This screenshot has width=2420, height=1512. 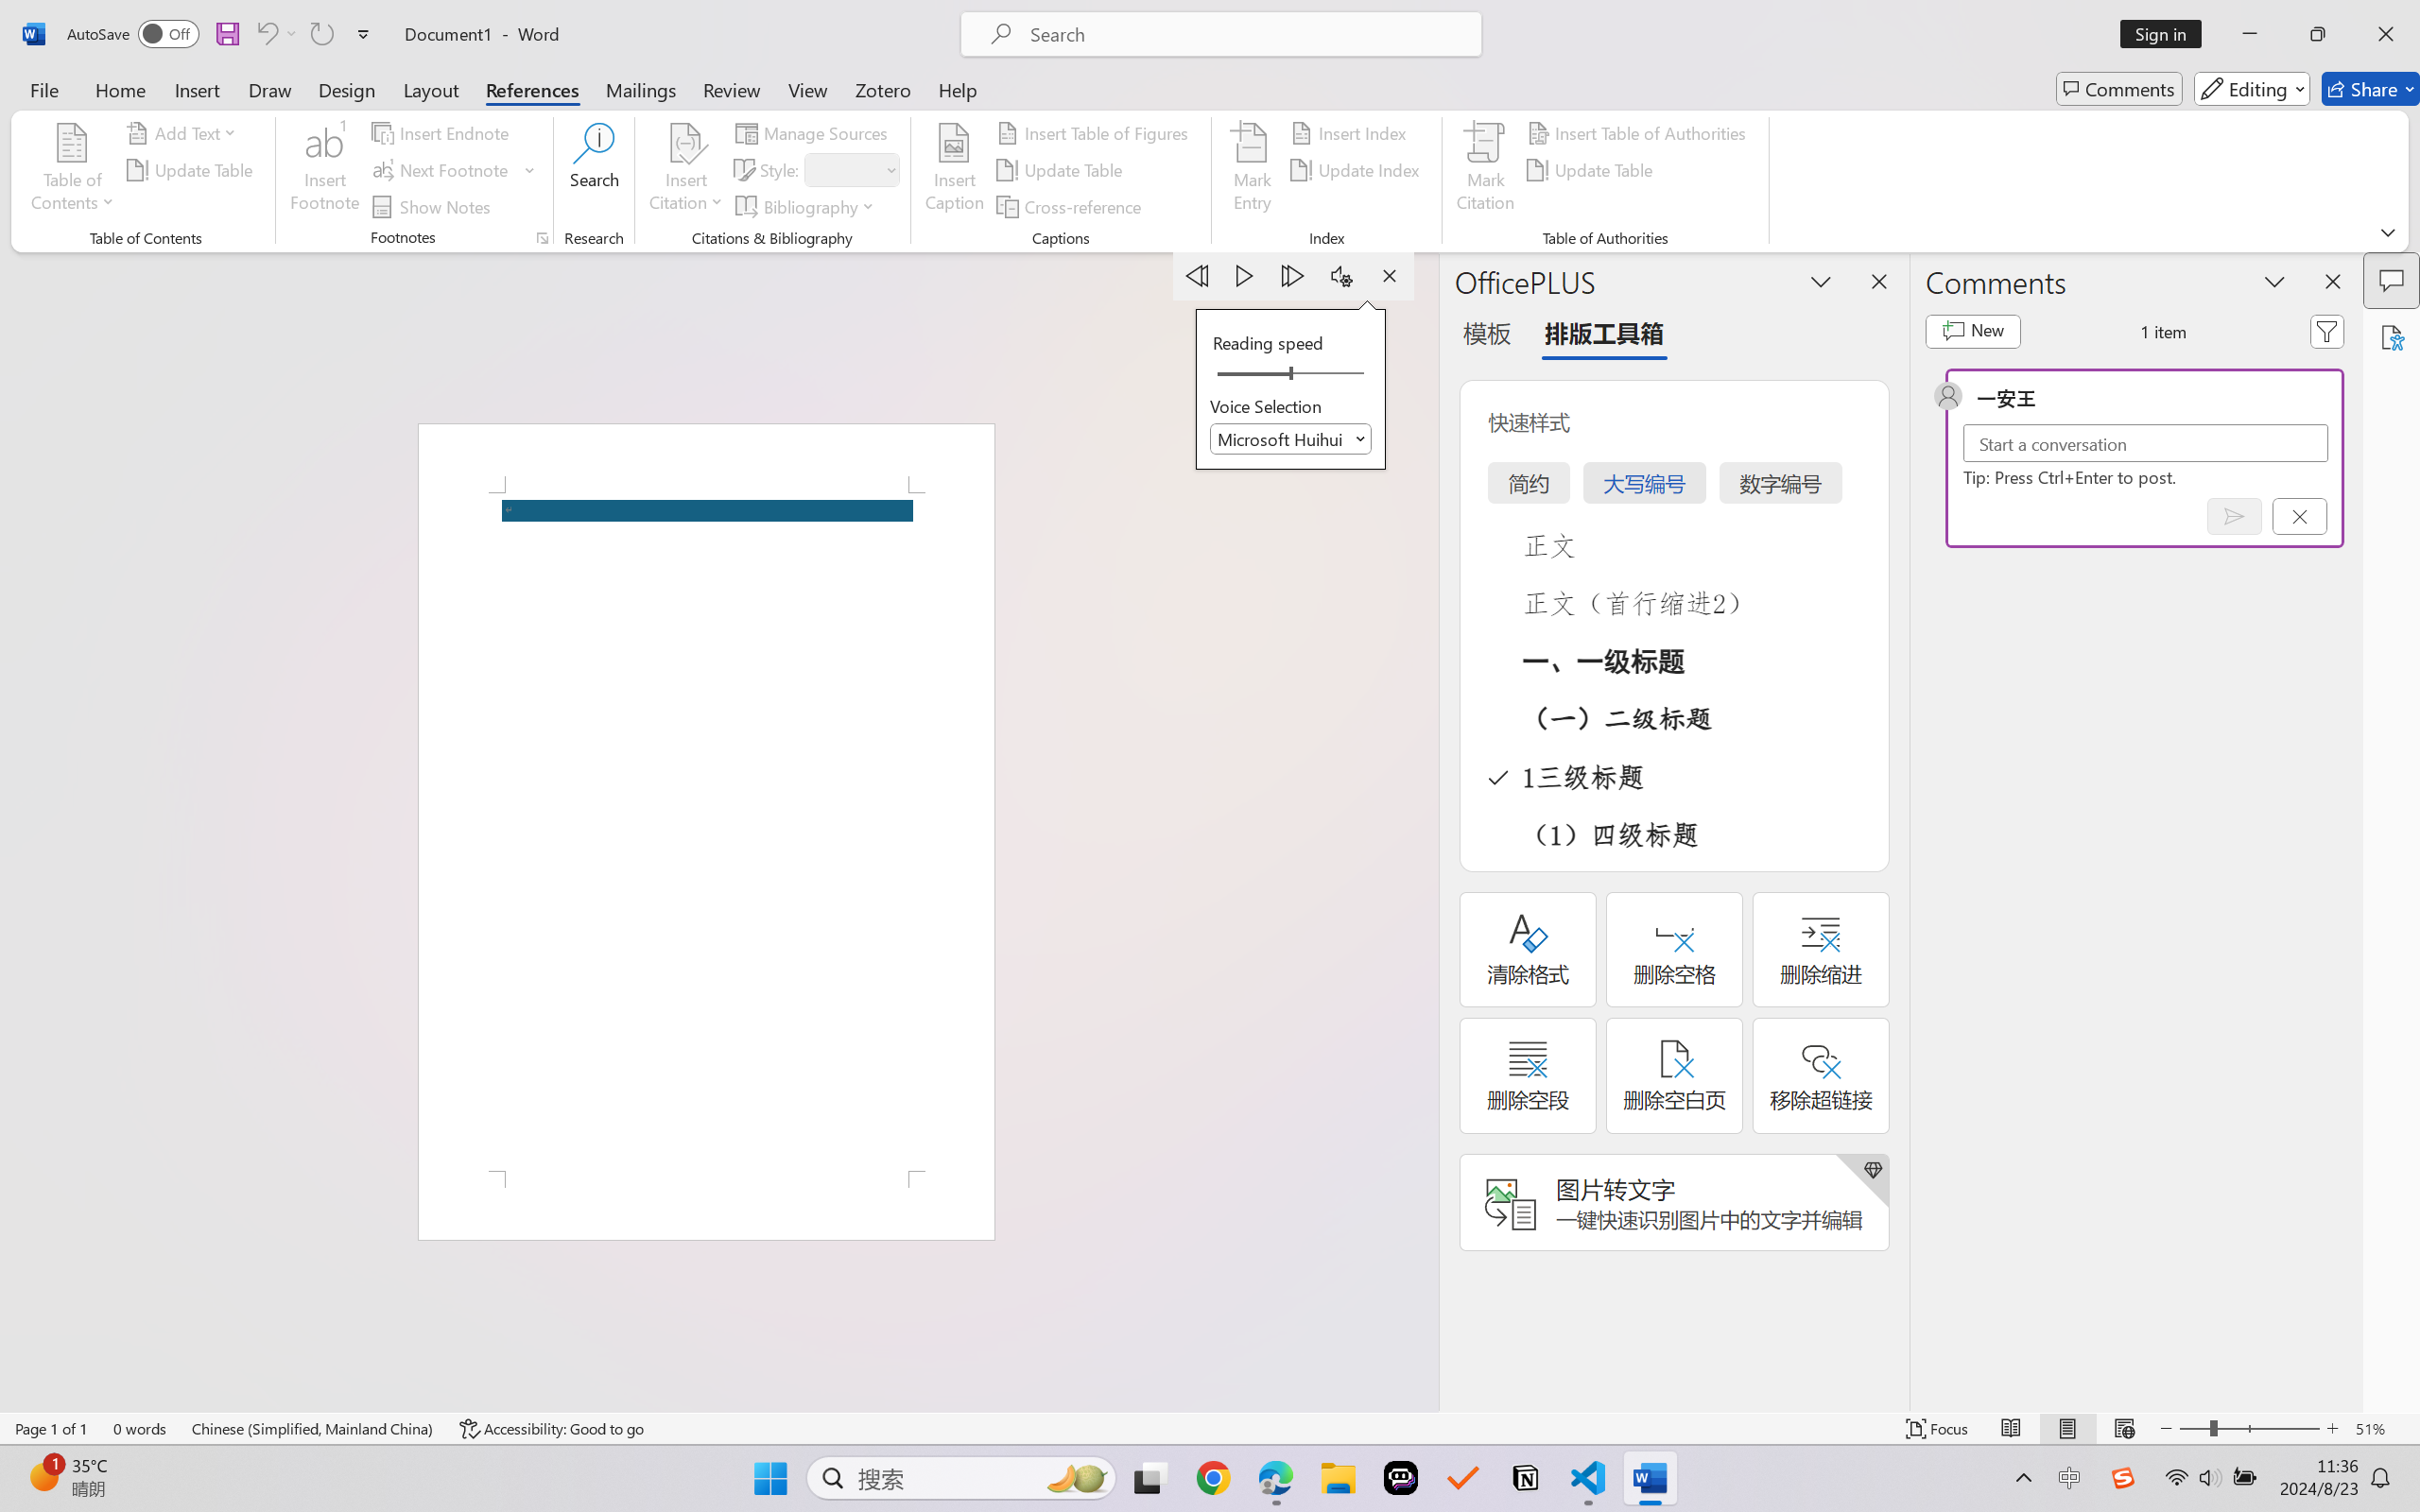 What do you see at coordinates (851, 170) in the screenshot?
I see `'Style'` at bounding box center [851, 170].